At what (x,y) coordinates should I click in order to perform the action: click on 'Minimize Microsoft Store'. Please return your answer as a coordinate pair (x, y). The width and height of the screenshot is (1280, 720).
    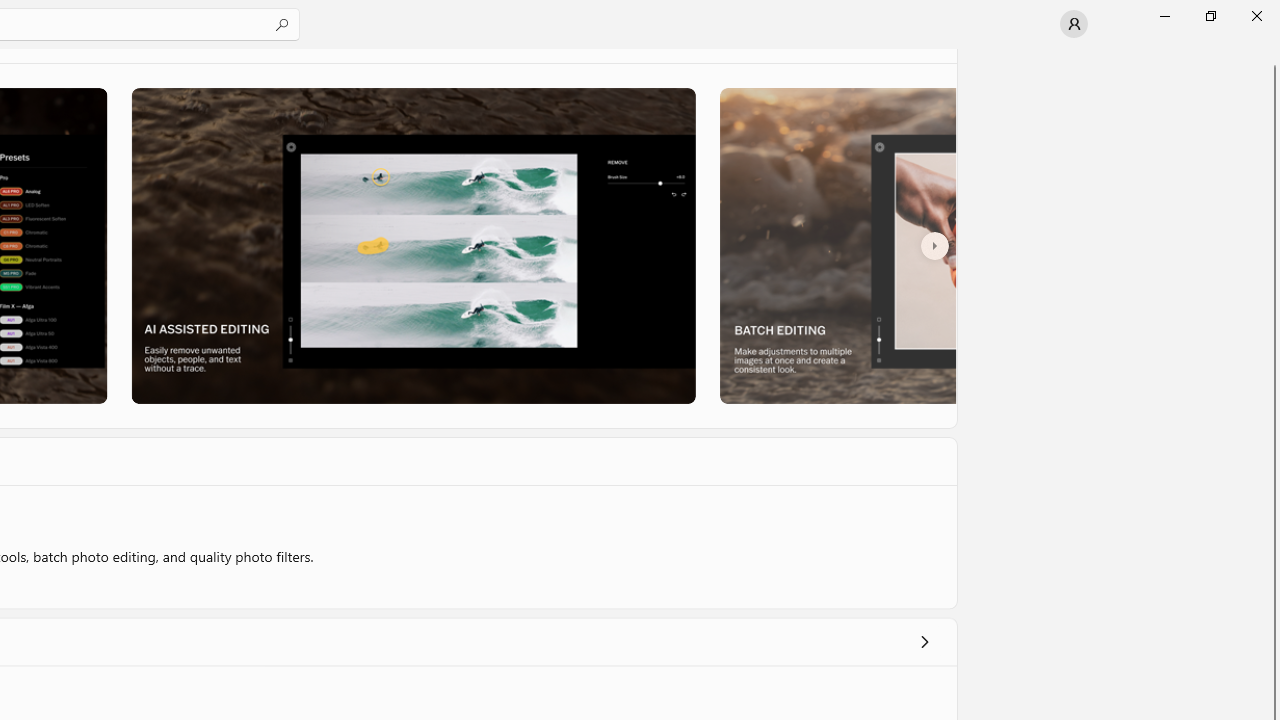
    Looking at the image, I should click on (1164, 15).